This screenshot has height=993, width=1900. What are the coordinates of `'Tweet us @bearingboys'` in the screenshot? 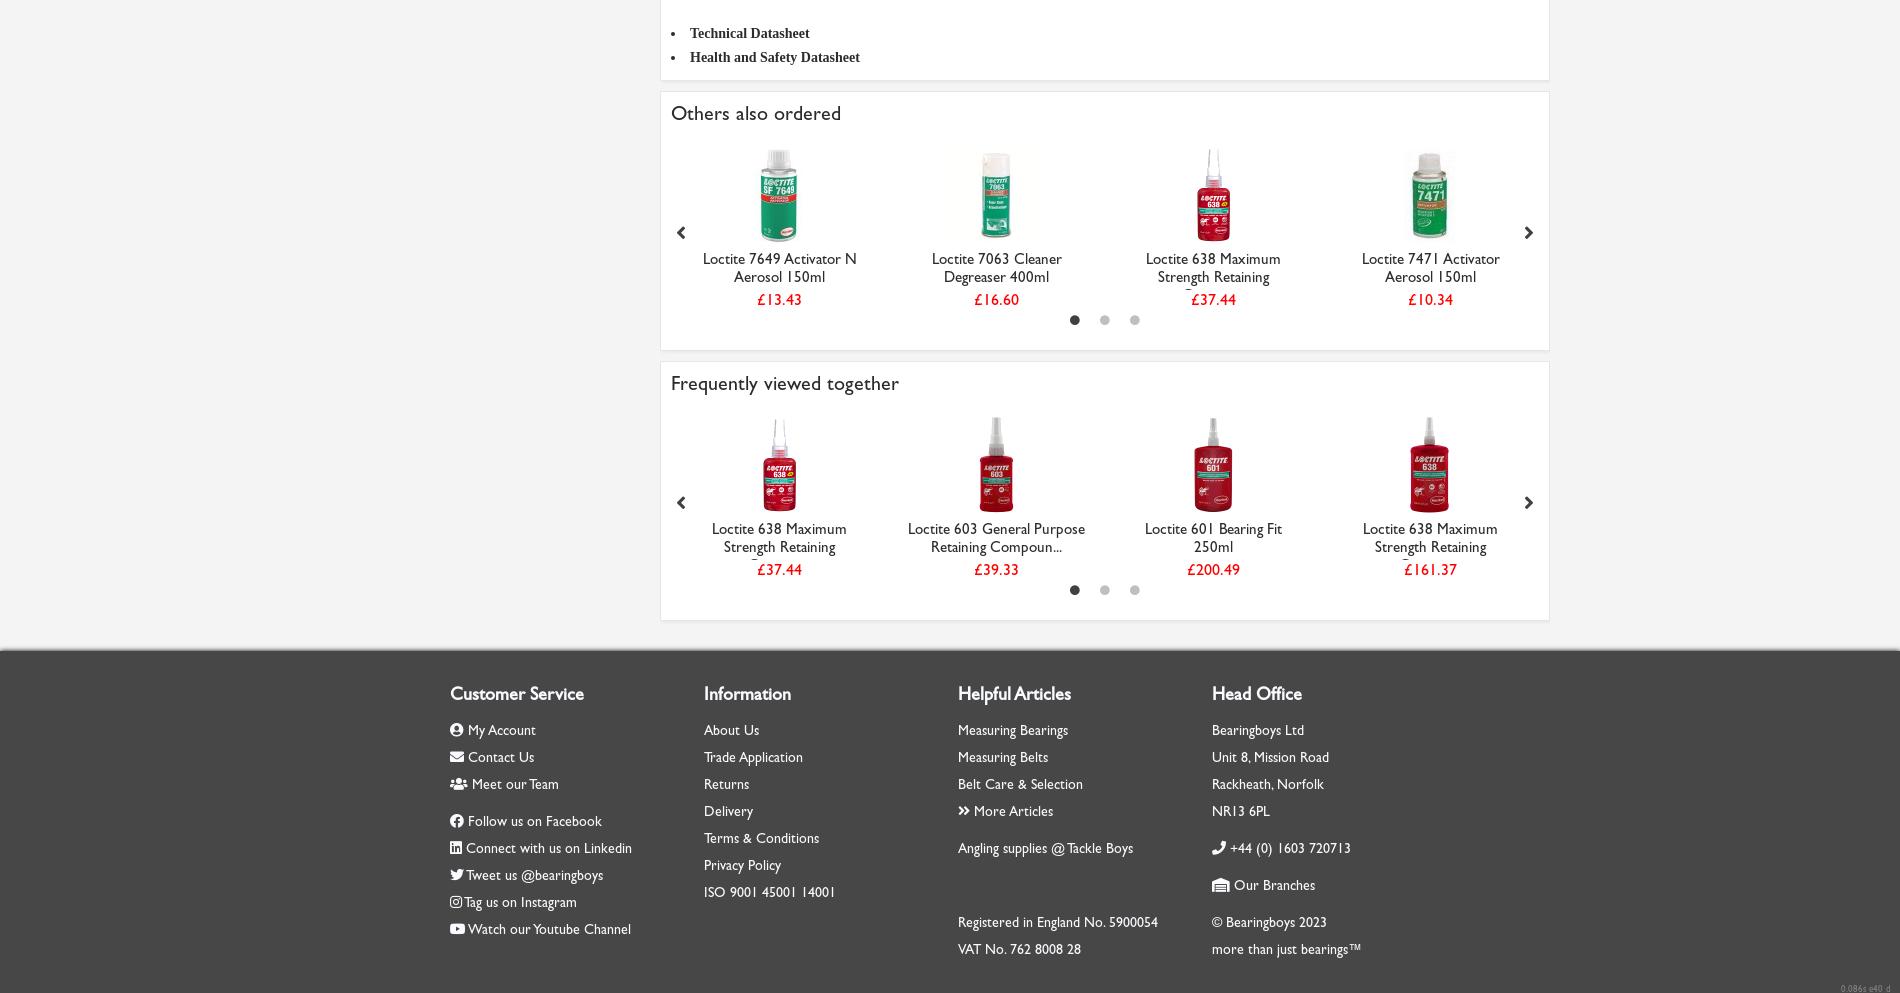 It's located at (534, 874).